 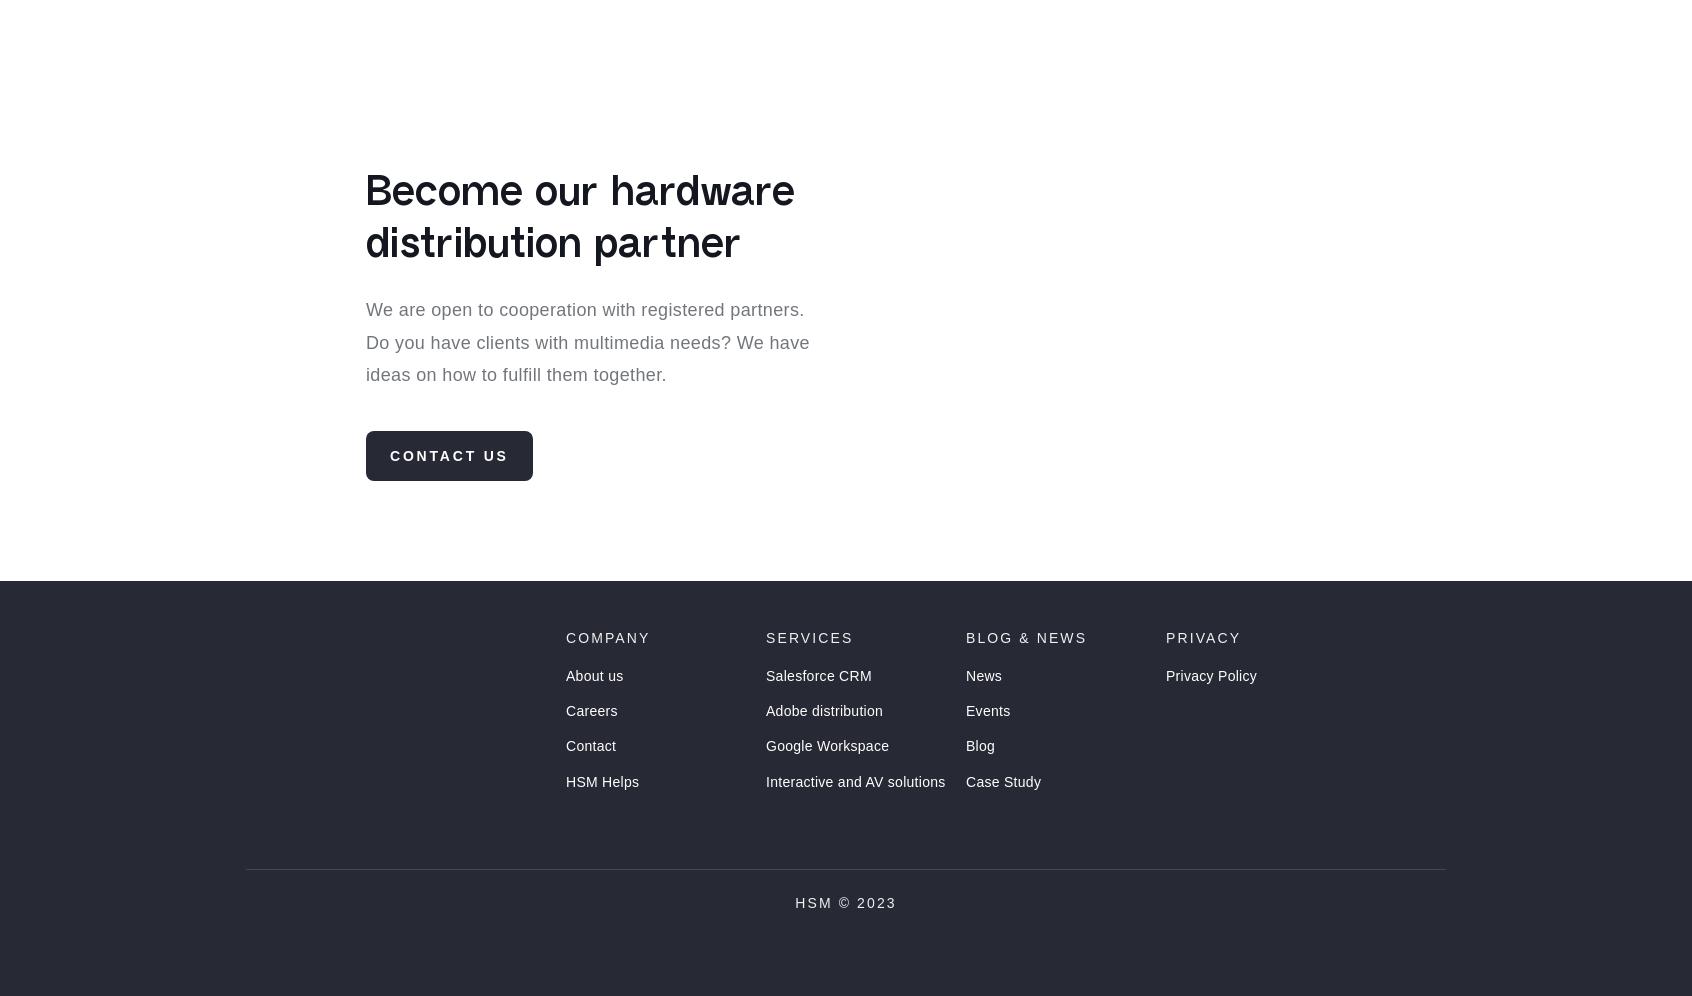 What do you see at coordinates (827, 782) in the screenshot?
I see `'Google Workspace'` at bounding box center [827, 782].